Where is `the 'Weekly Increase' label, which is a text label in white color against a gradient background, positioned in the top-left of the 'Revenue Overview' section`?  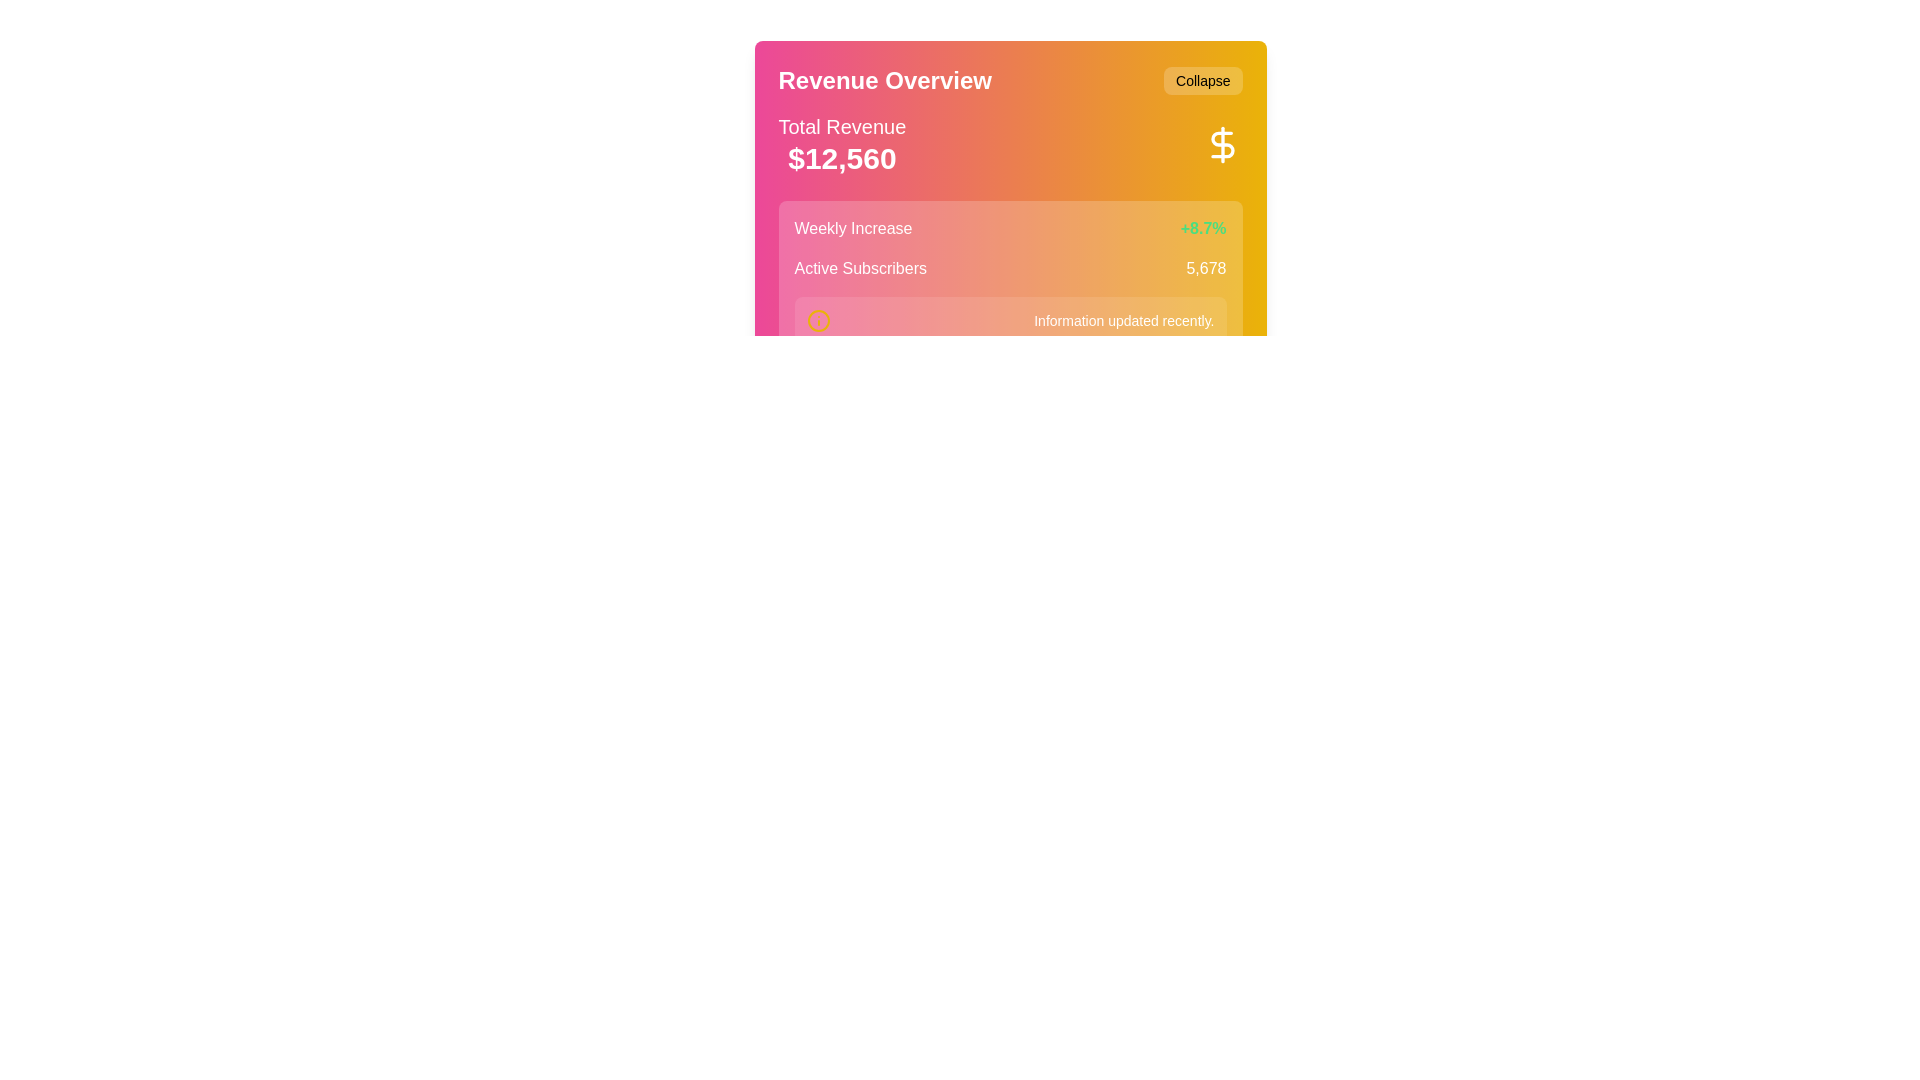
the 'Weekly Increase' label, which is a text label in white color against a gradient background, positioned in the top-left of the 'Revenue Overview' section is located at coordinates (853, 227).